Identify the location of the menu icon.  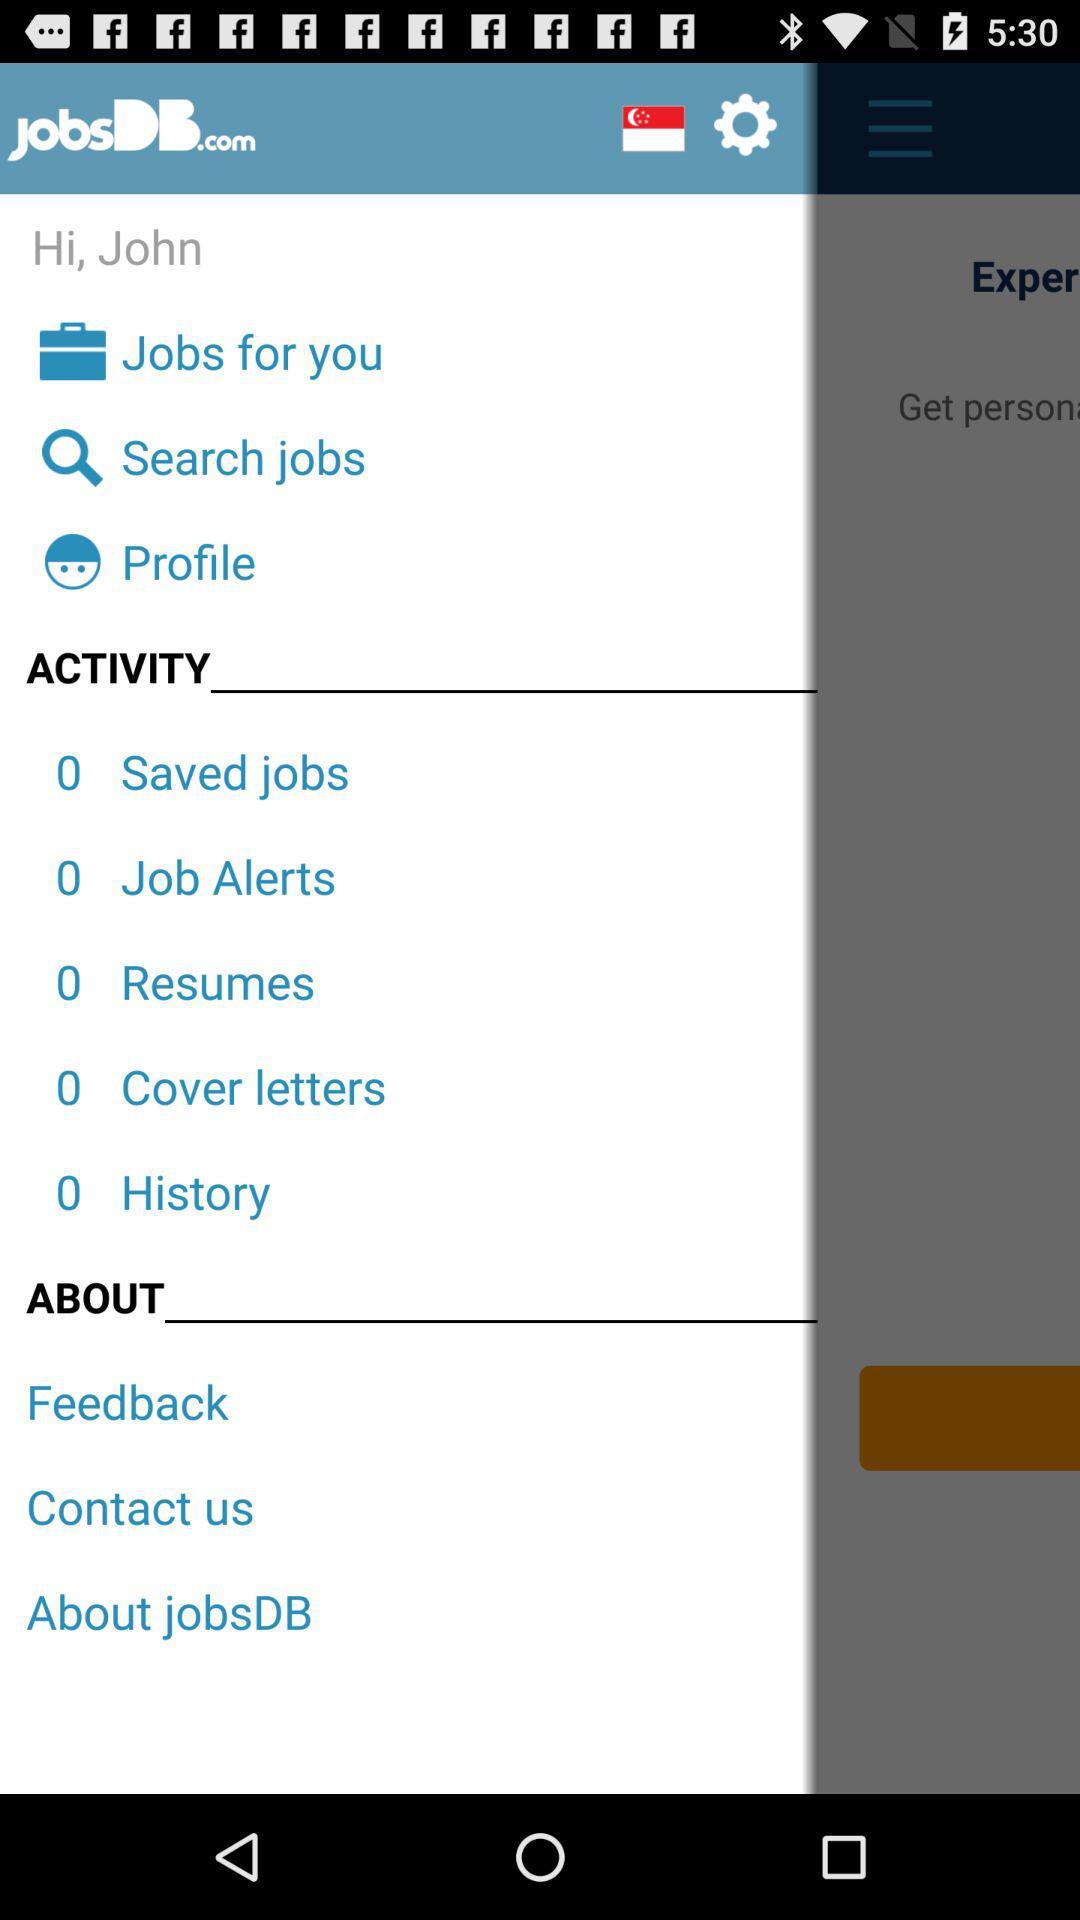
(888, 137).